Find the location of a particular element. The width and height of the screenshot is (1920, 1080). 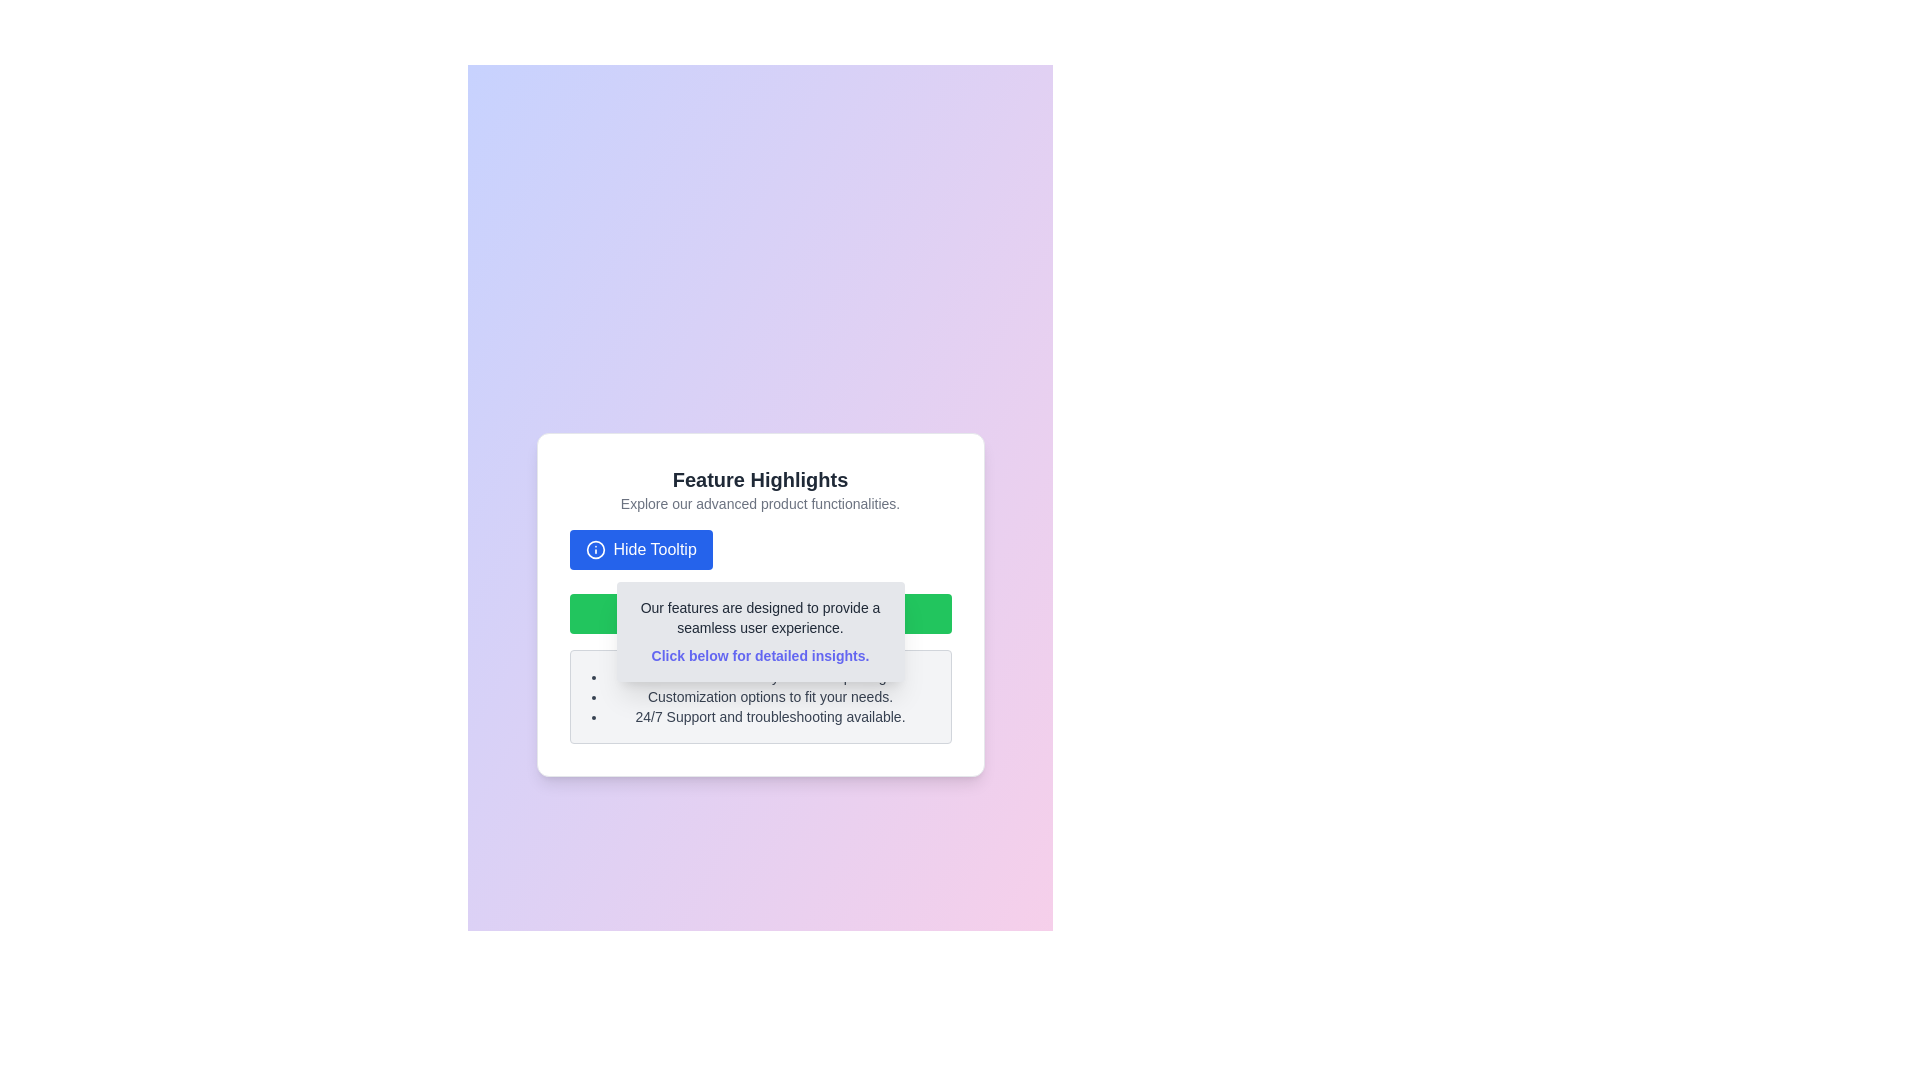

the third item in the bulleted list that informs users about 24/7 support and troubleshooting services is located at coordinates (769, 716).